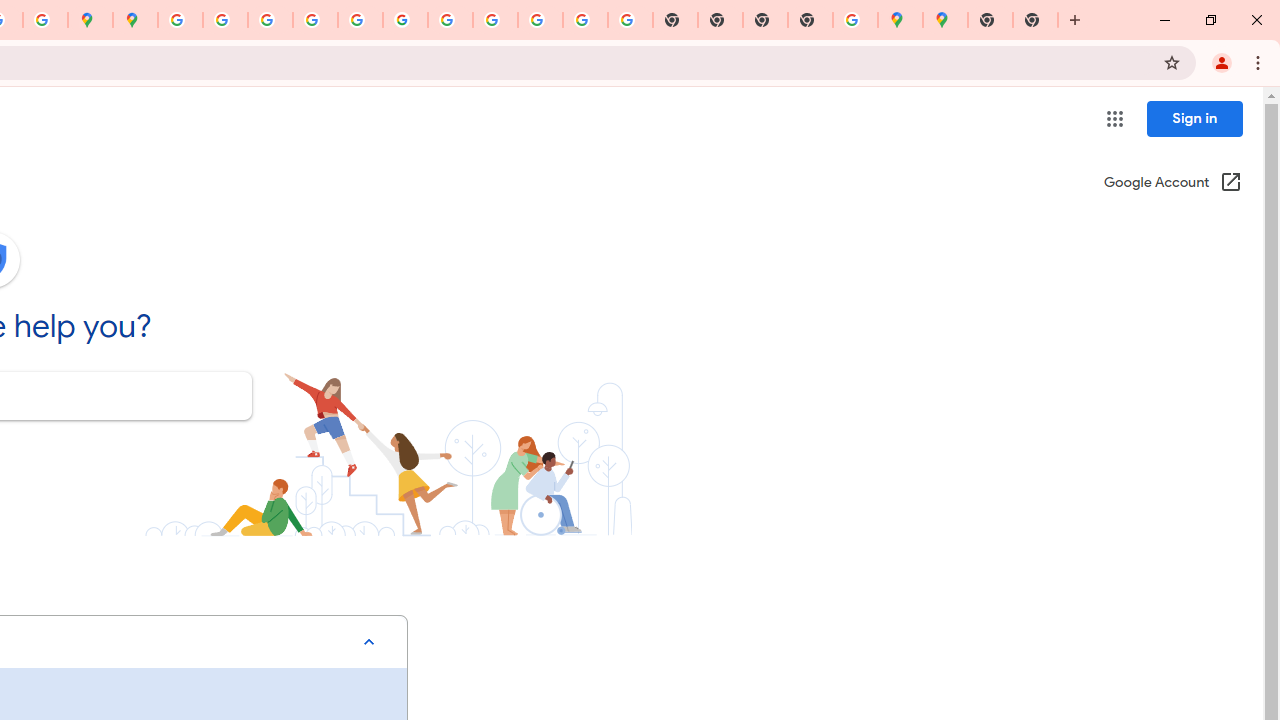 The width and height of the screenshot is (1280, 720). I want to click on 'New Tab', so click(990, 20).